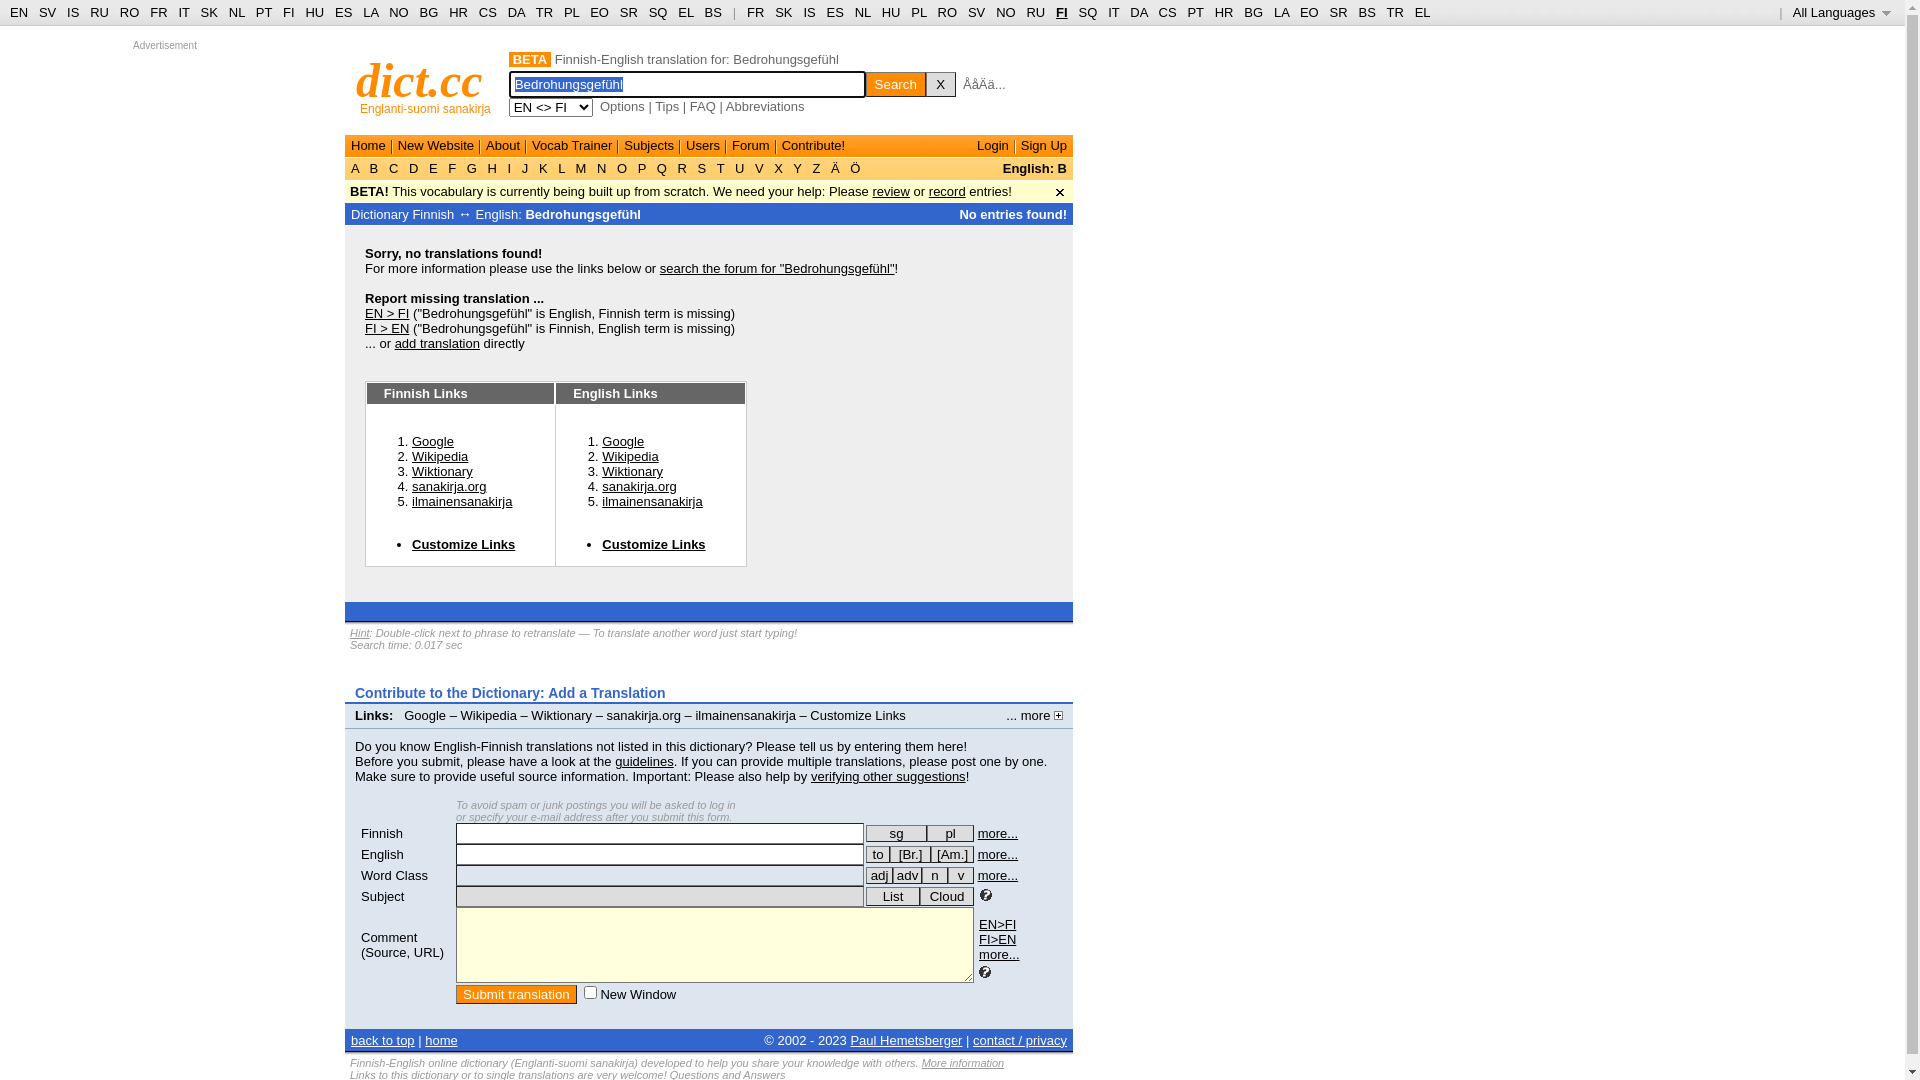 Image resolution: width=1920 pixels, height=1080 pixels. What do you see at coordinates (524, 167) in the screenshot?
I see `'J'` at bounding box center [524, 167].